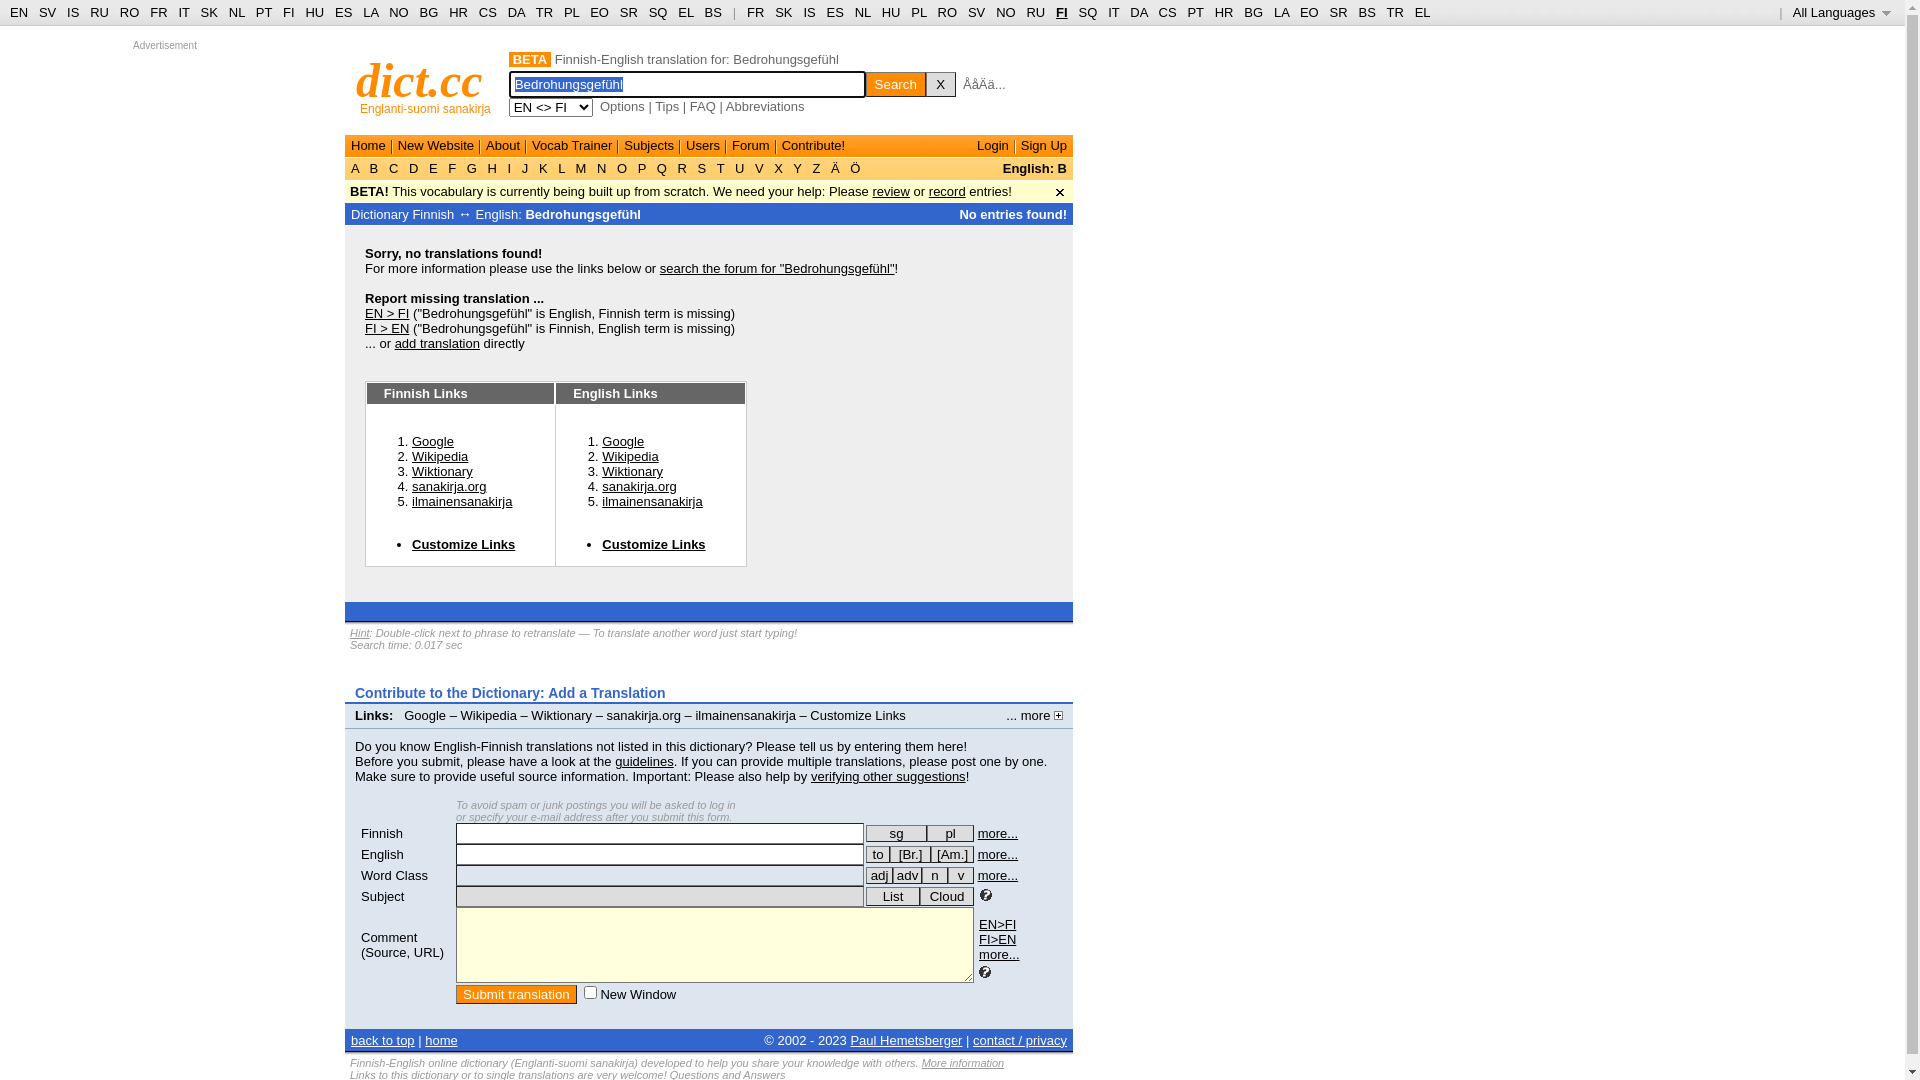 Image resolution: width=1920 pixels, height=1080 pixels. What do you see at coordinates (524, 167) in the screenshot?
I see `'J'` at bounding box center [524, 167].